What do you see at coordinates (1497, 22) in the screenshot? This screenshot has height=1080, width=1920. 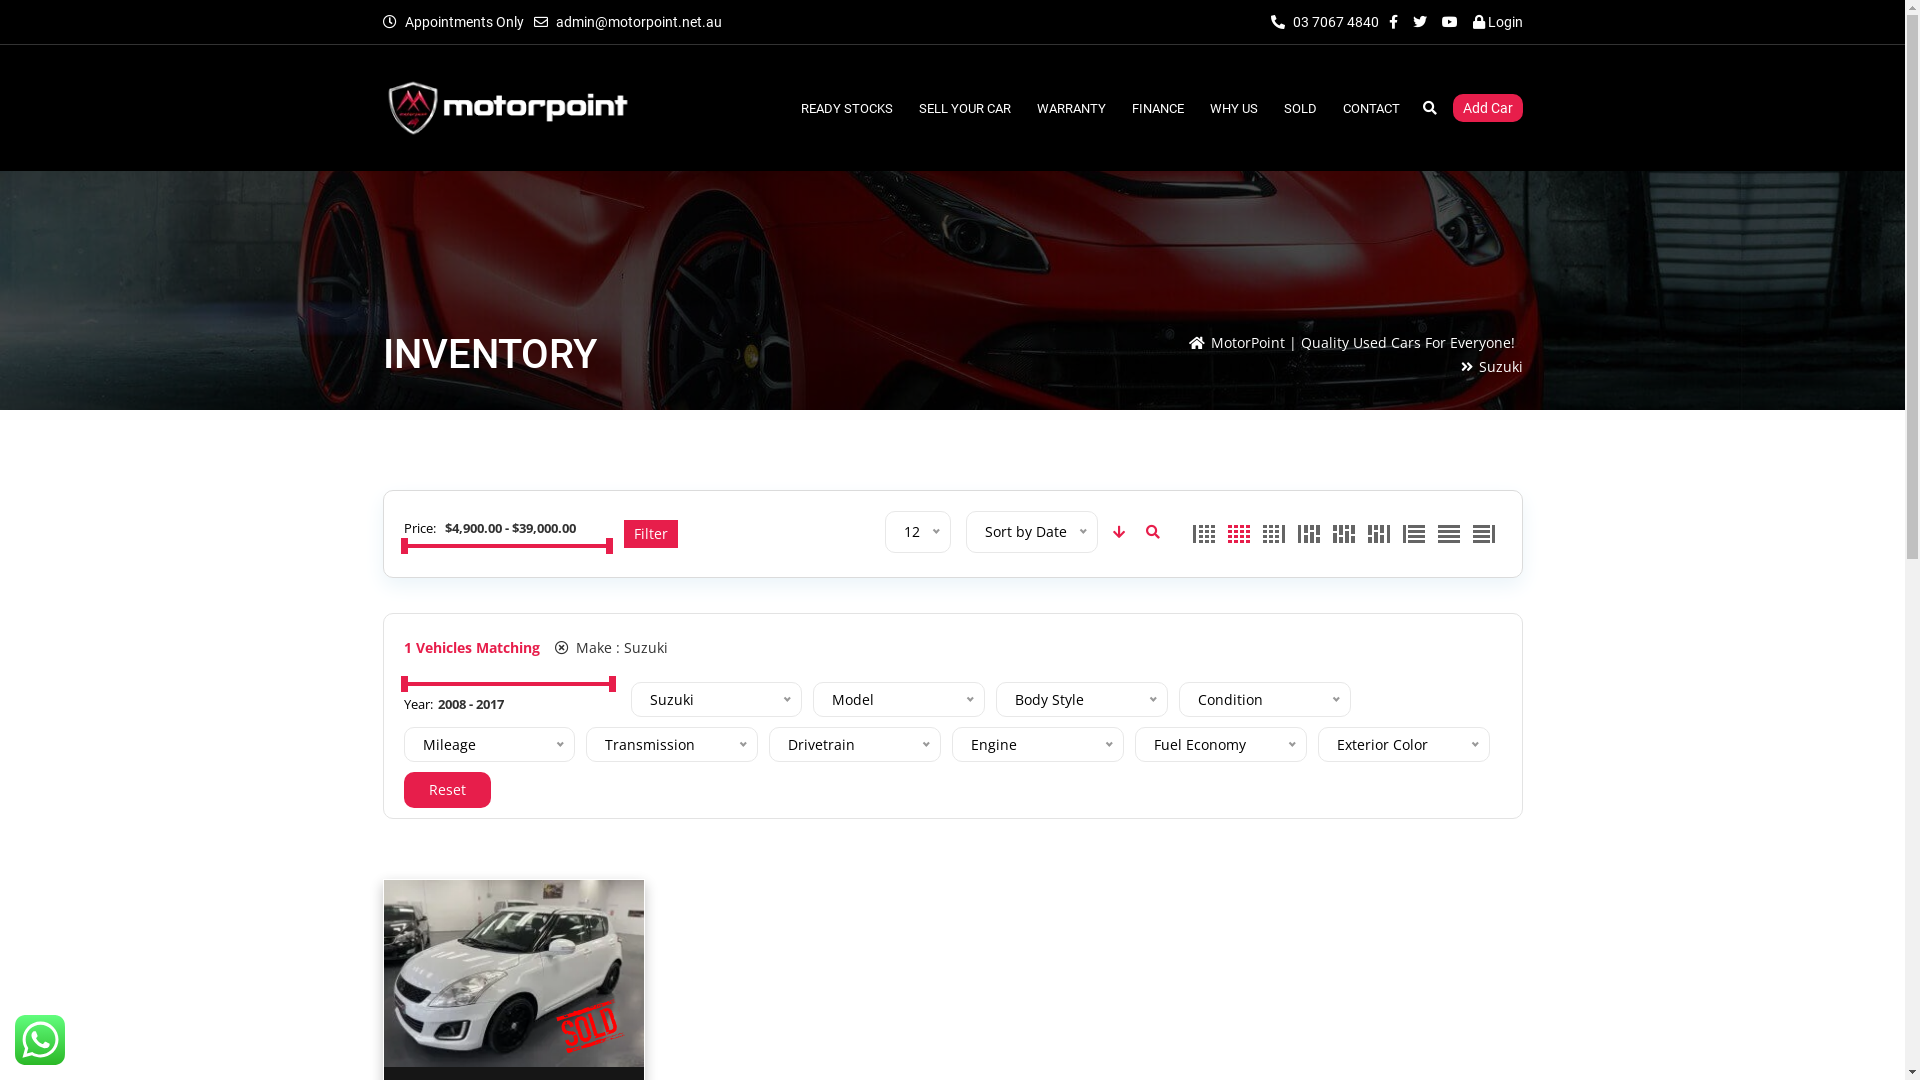 I see `'Login'` at bounding box center [1497, 22].